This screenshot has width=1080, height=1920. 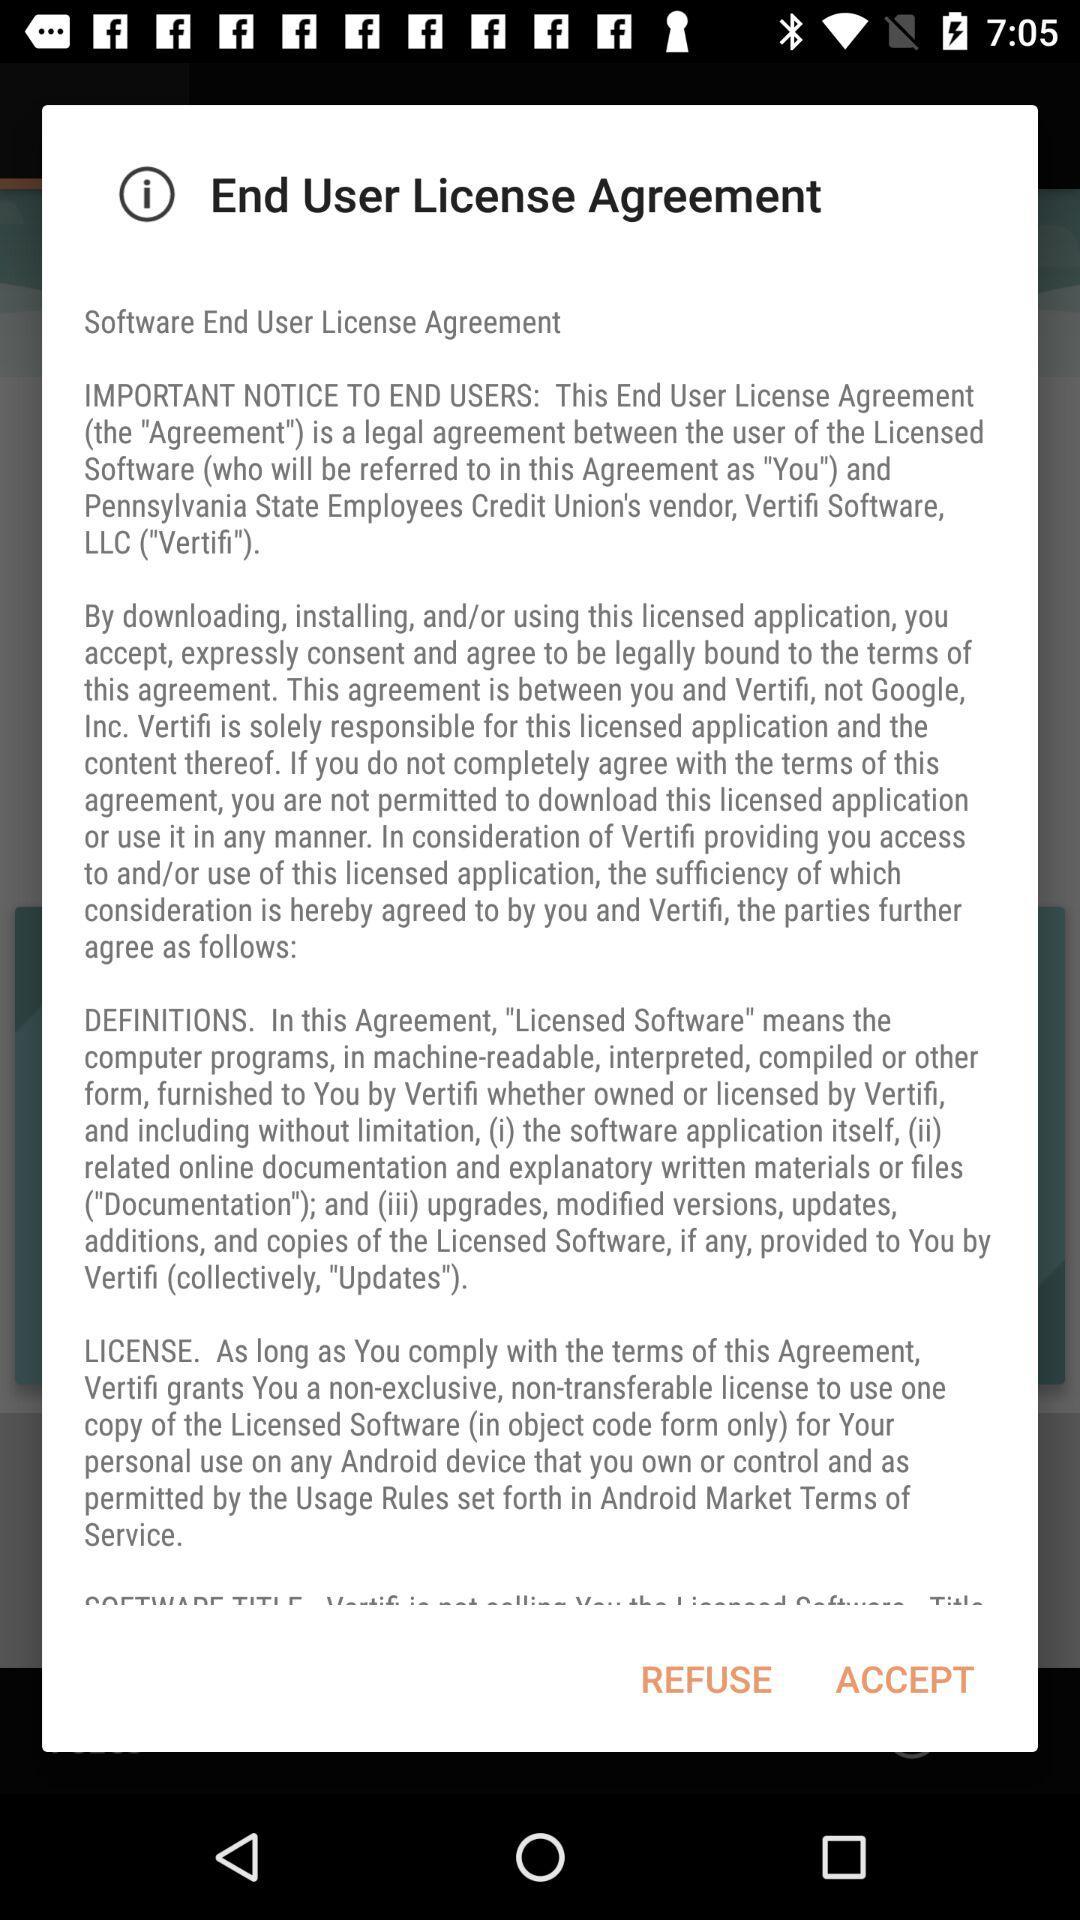 What do you see at coordinates (905, 1678) in the screenshot?
I see `the accept item` at bounding box center [905, 1678].